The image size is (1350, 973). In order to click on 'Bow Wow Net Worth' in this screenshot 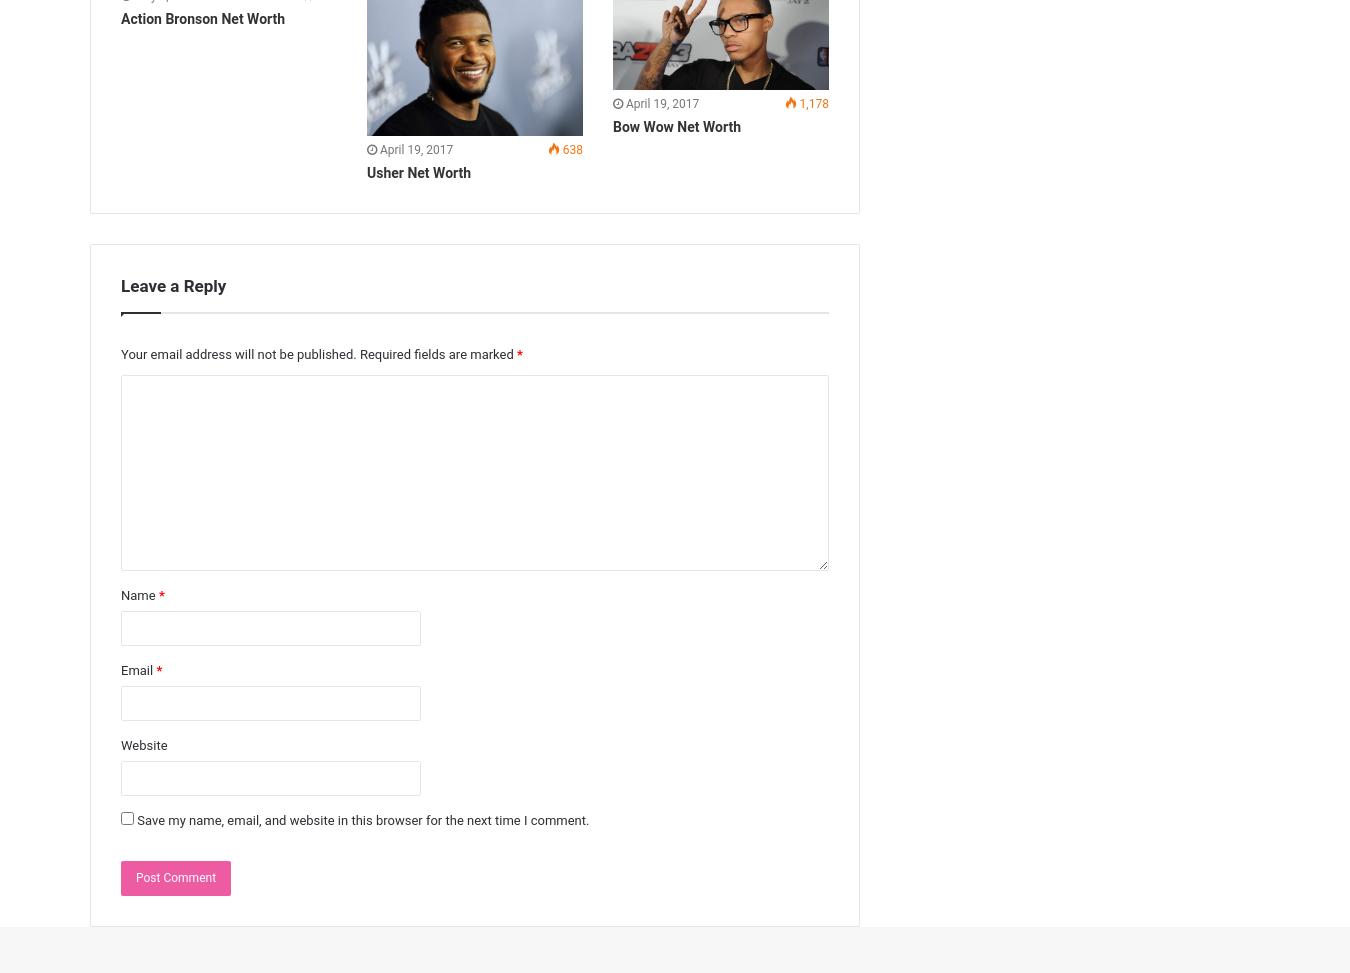, I will do `click(611, 125)`.